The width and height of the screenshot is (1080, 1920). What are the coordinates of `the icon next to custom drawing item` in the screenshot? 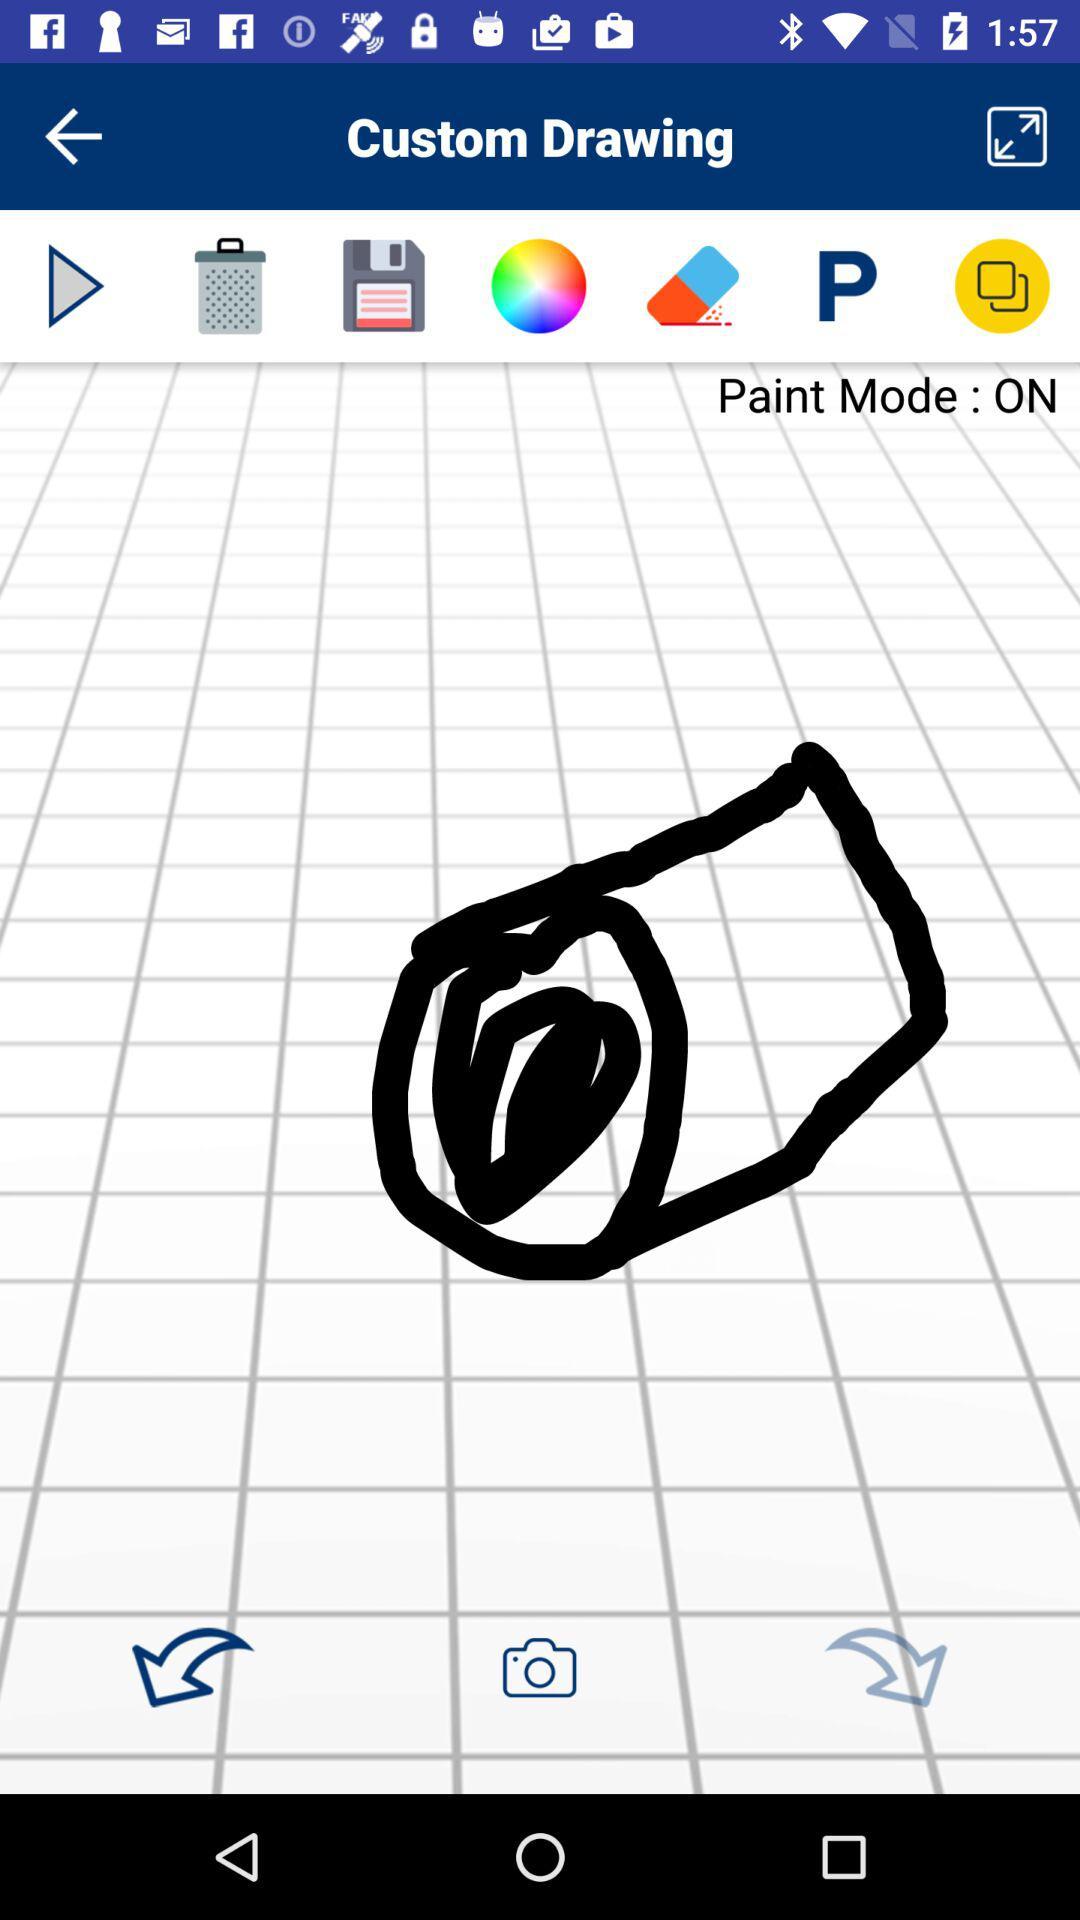 It's located at (72, 135).